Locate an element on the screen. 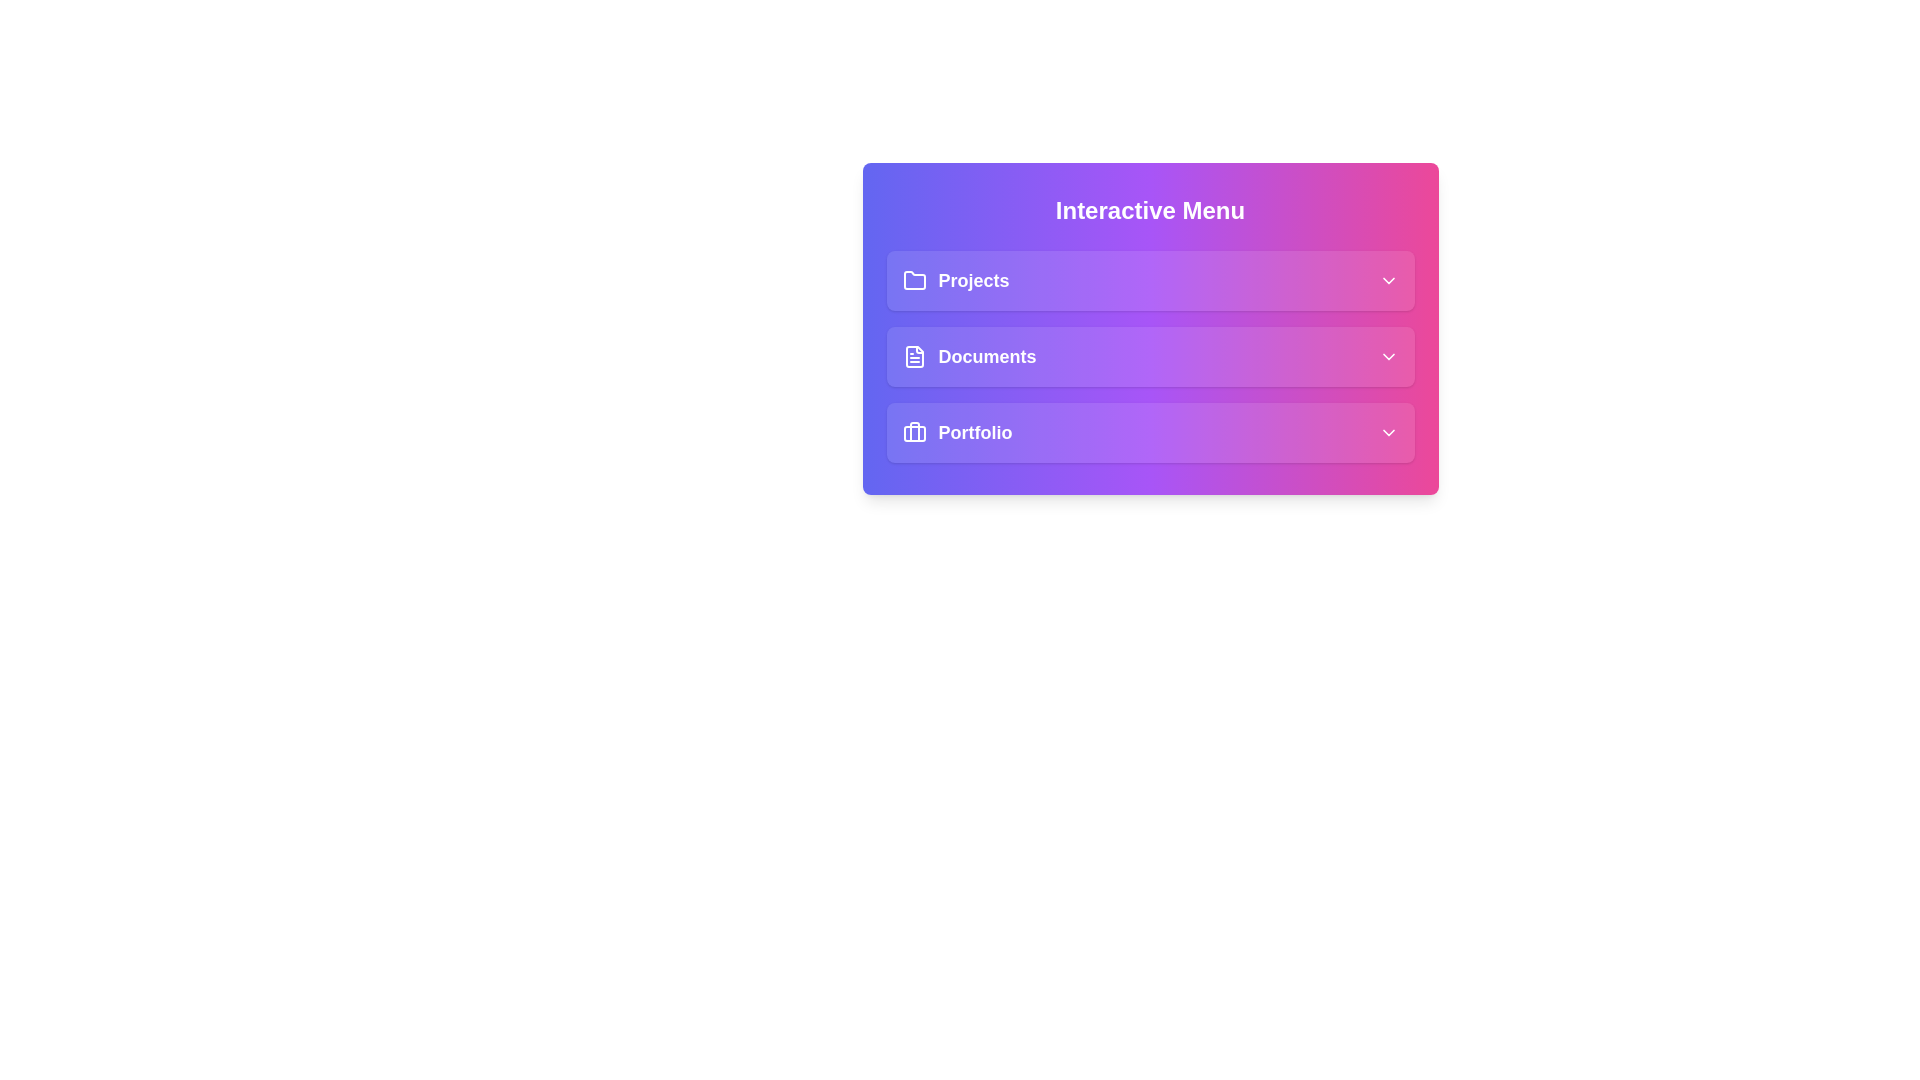 The image size is (1920, 1080). the 'Documents' text label, which is a white, bold text within a rectangular button with a gradient purple background, positioned between the 'Projects' and 'Portfolio' buttons is located at coordinates (987, 356).